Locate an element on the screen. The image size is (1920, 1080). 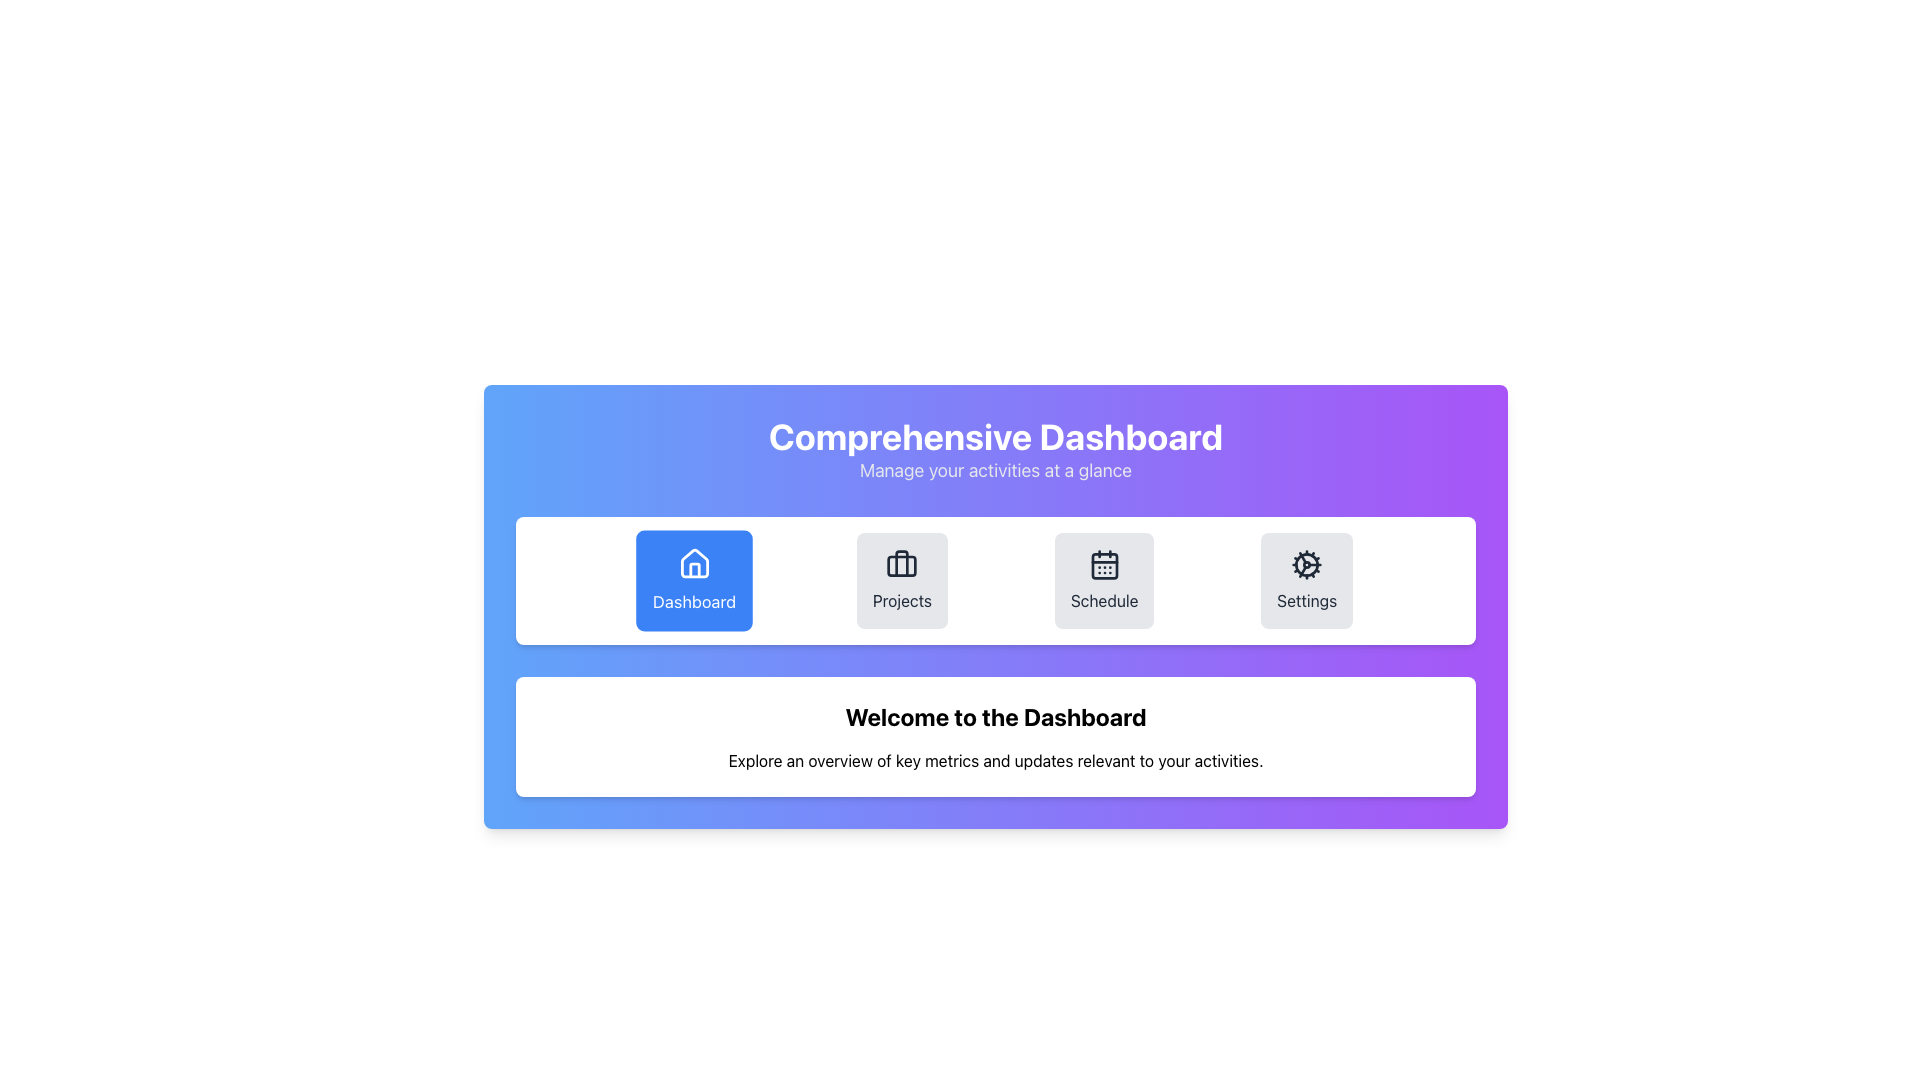
the far-right settings button in the upper section of the interface to activate hover effects is located at coordinates (1307, 581).